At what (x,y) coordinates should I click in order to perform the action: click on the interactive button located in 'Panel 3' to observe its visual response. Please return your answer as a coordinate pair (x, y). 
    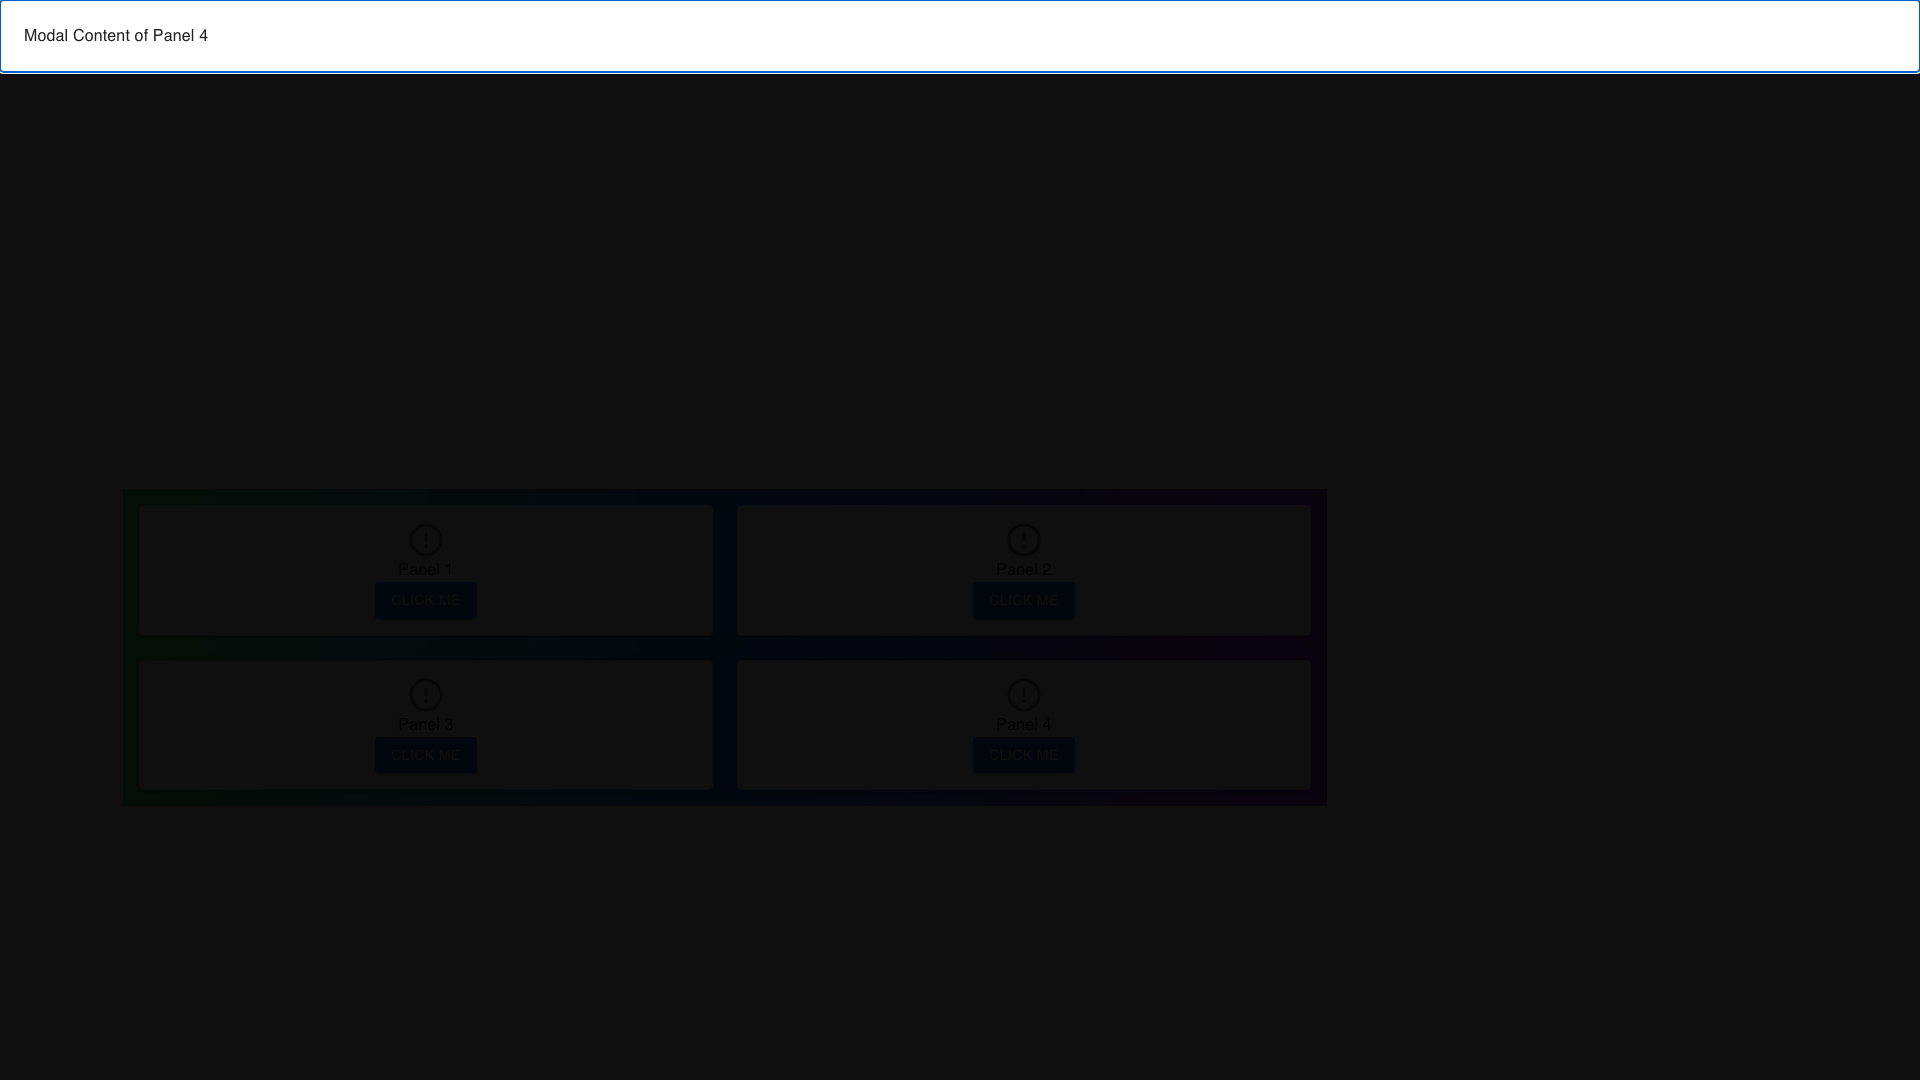
    Looking at the image, I should click on (425, 754).